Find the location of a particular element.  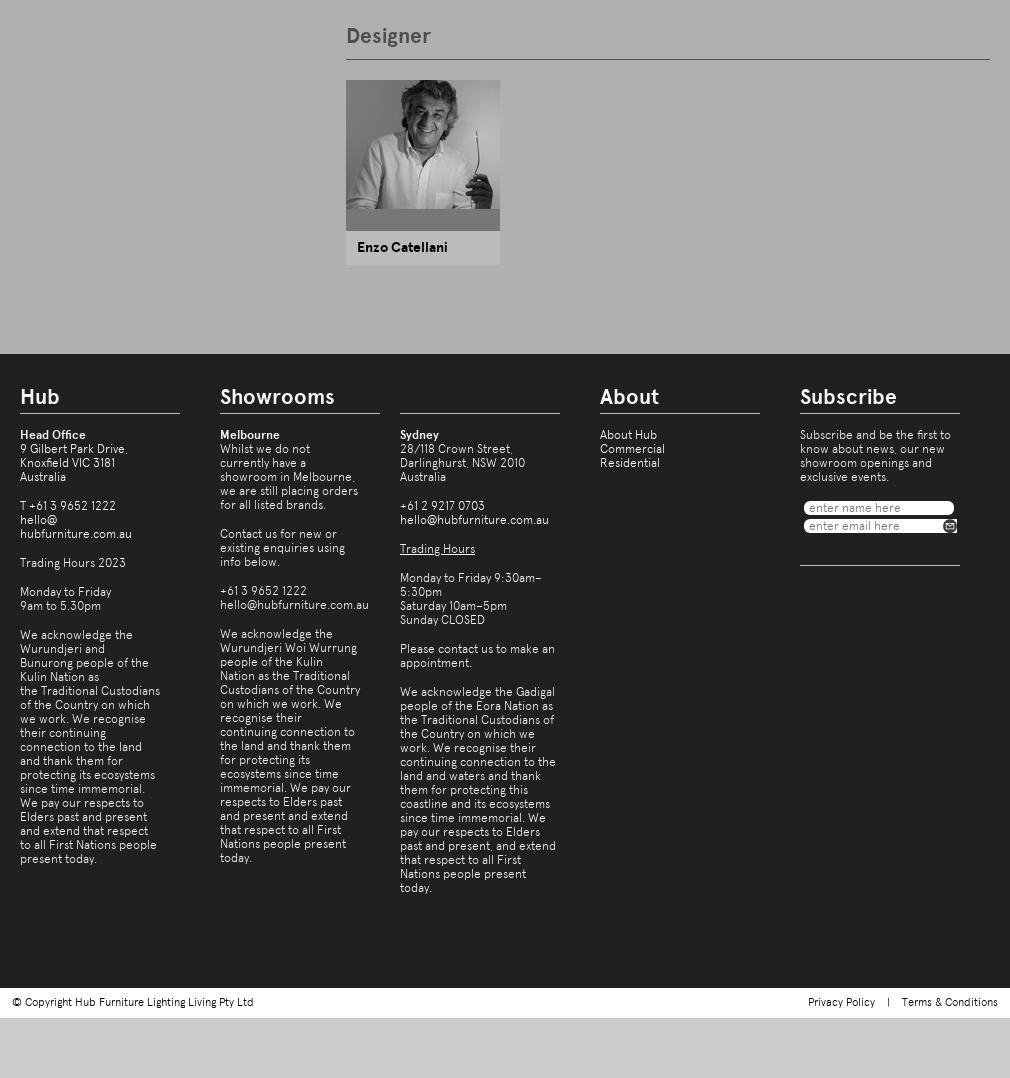

'Monday to Friday' is located at coordinates (18, 592).